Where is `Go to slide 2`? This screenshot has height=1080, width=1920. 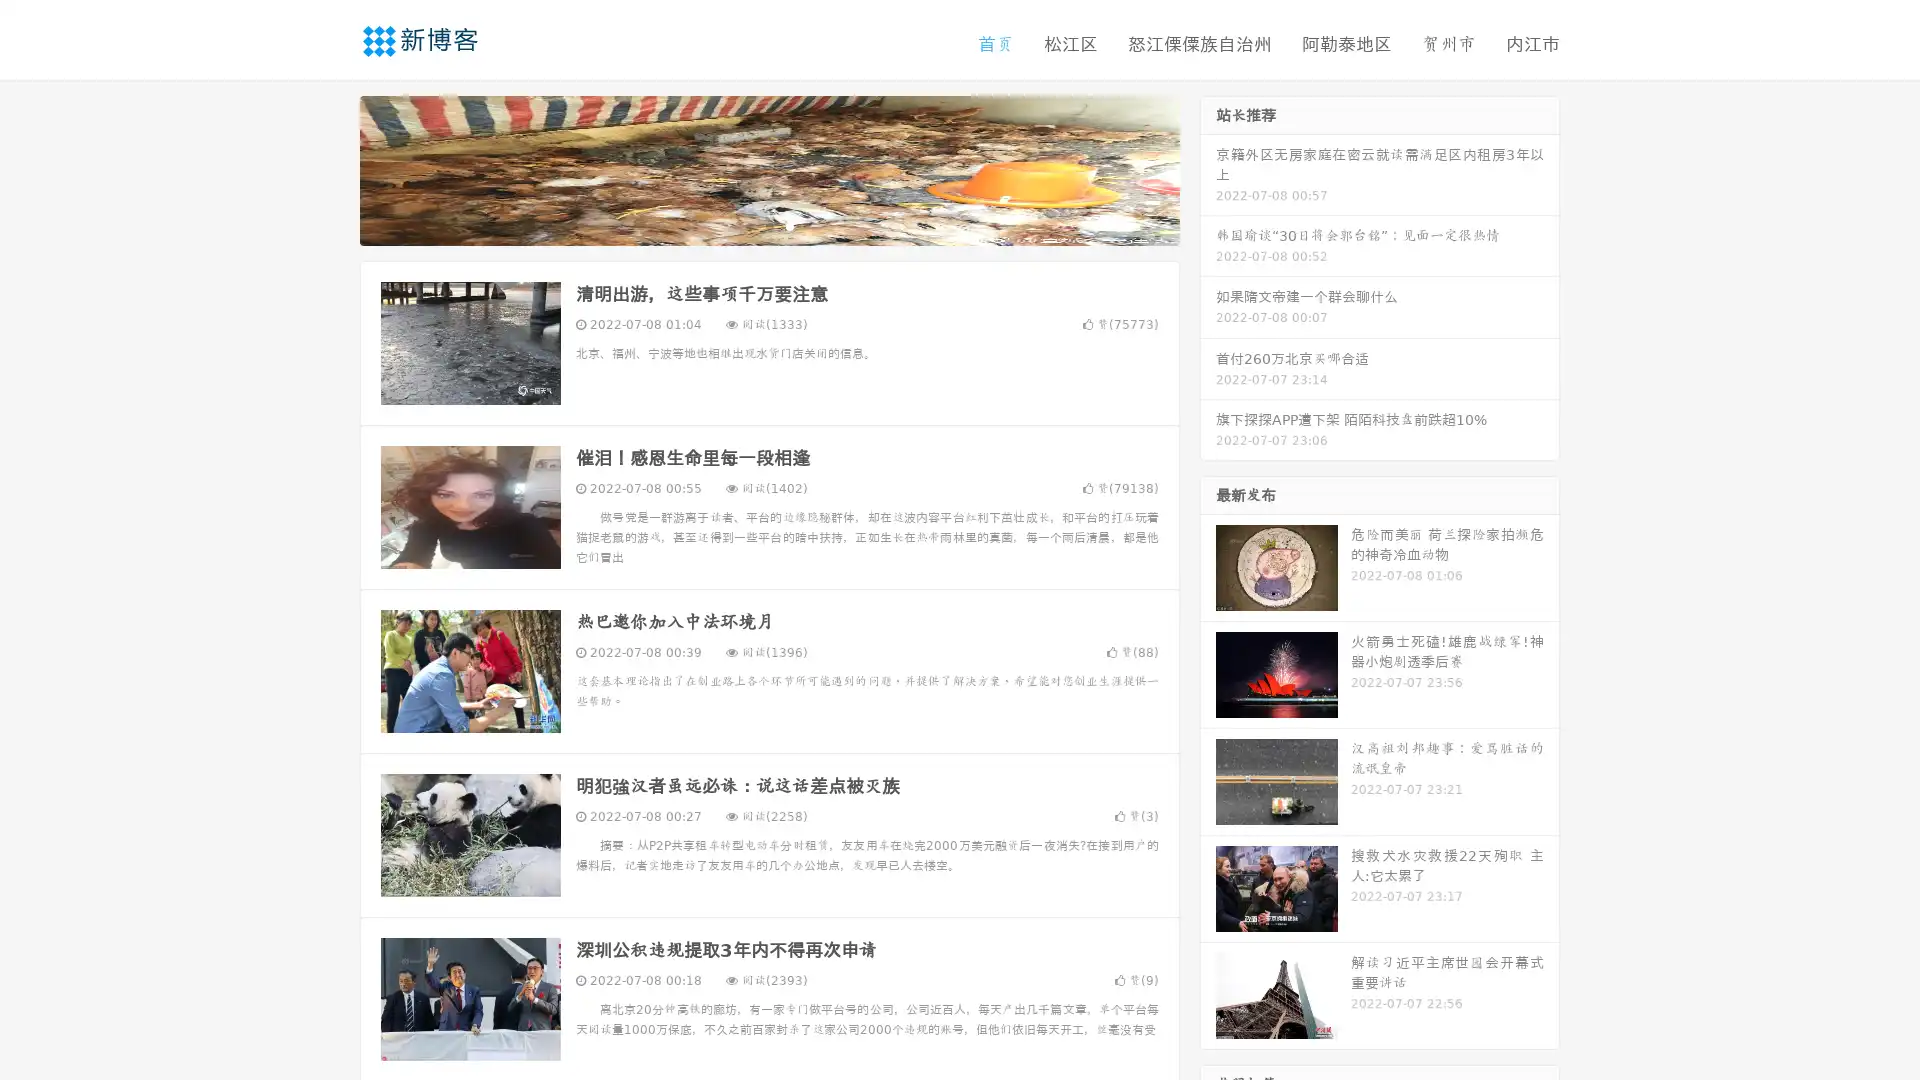
Go to slide 2 is located at coordinates (768, 225).